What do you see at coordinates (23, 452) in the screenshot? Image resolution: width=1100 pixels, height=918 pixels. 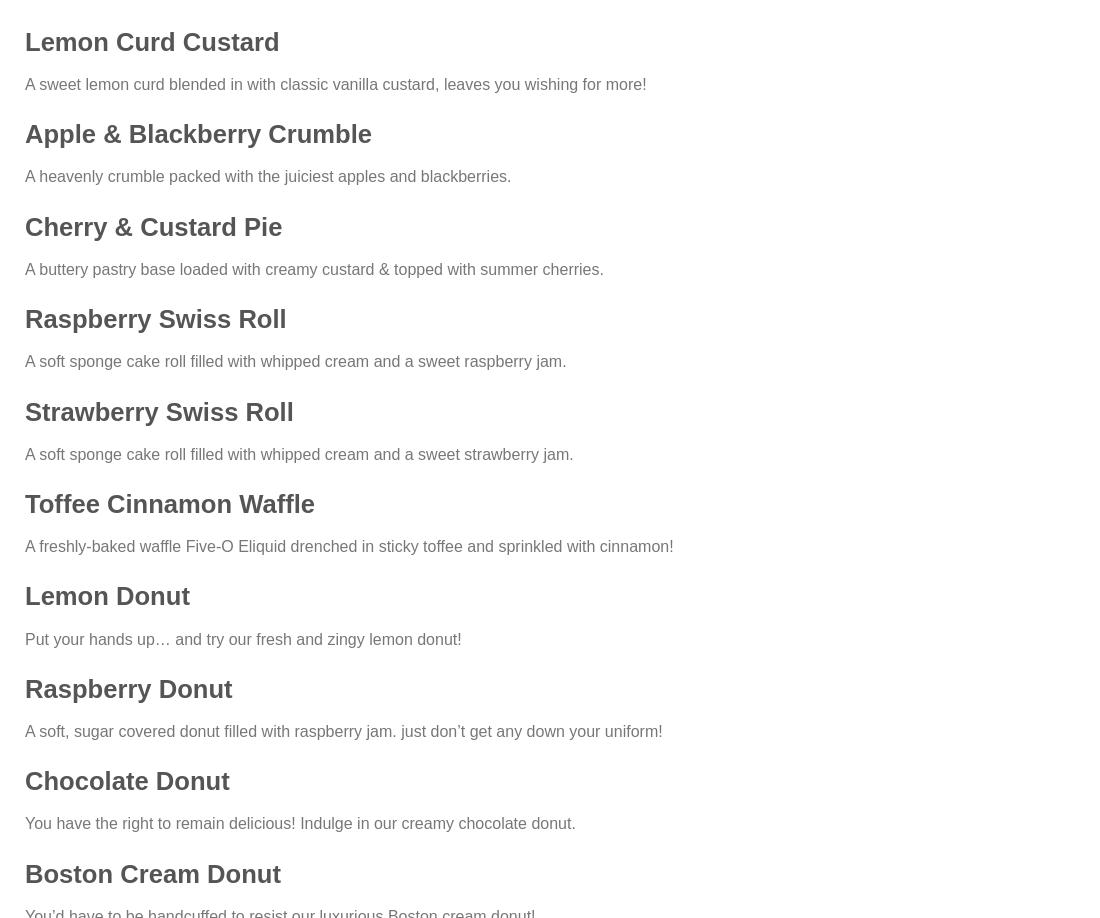 I see `'A soft sponge cake roll filled with whipped cream and a sweet strawberry jam.'` at bounding box center [23, 452].